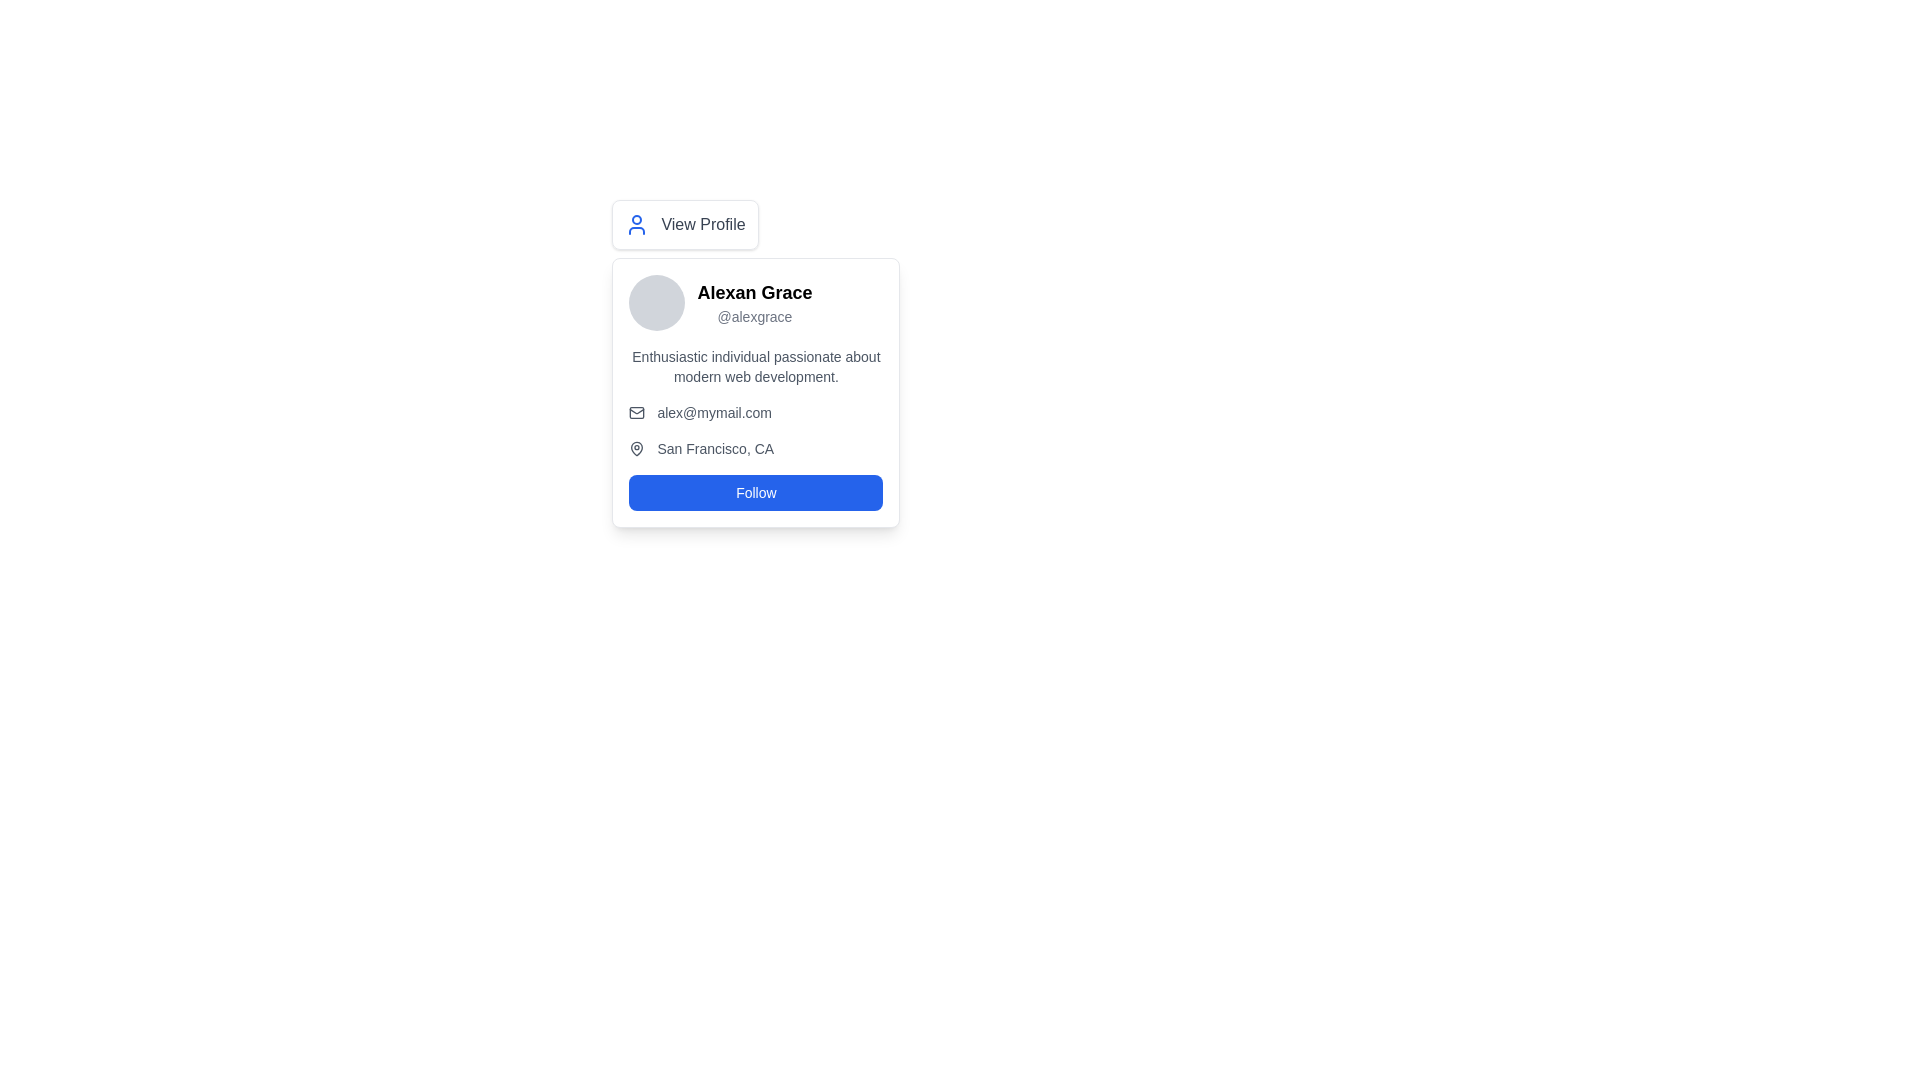 The height and width of the screenshot is (1080, 1920). I want to click on the 'Follow' button, which is a rectangular button with a vibrant blue background and white text, located at the bottom of a profile card, so click(755, 493).